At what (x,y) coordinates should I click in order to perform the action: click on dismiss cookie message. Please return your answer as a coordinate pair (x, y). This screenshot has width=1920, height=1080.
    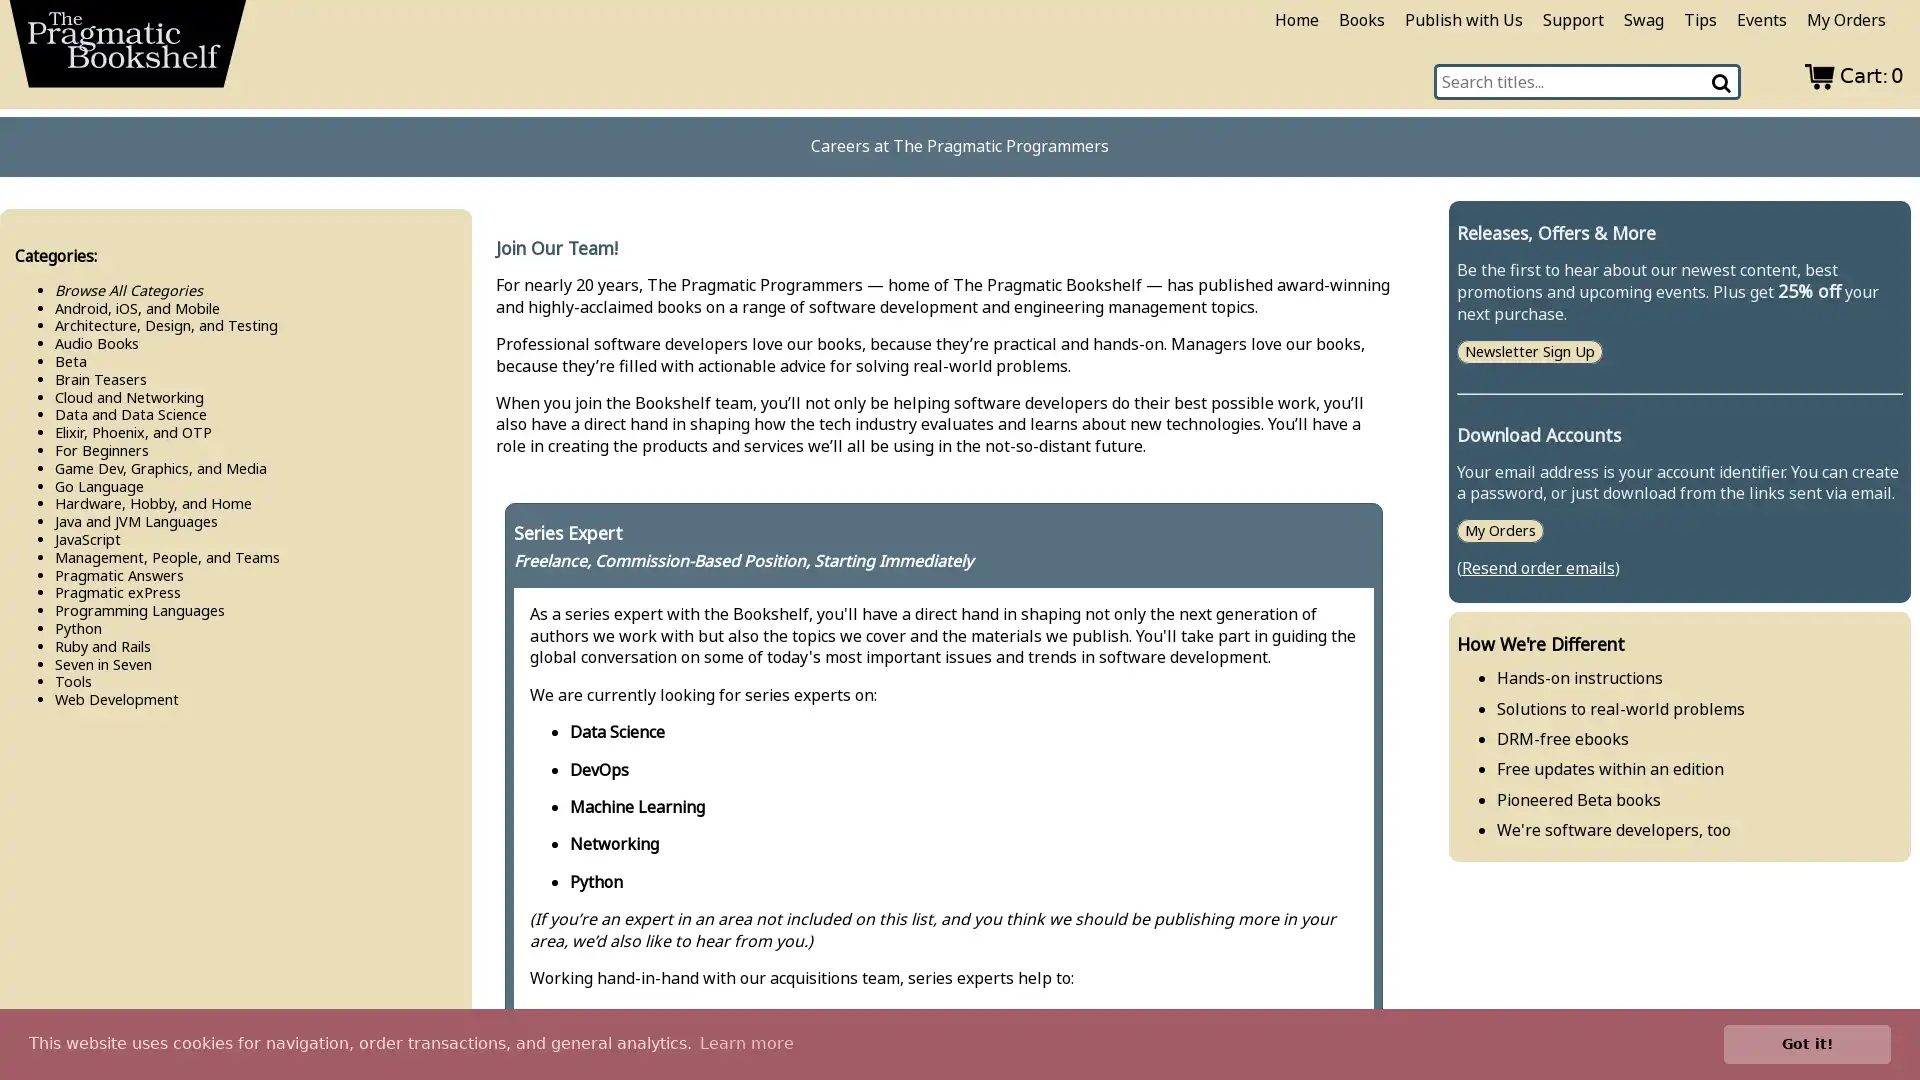
    Looking at the image, I should click on (1807, 1043).